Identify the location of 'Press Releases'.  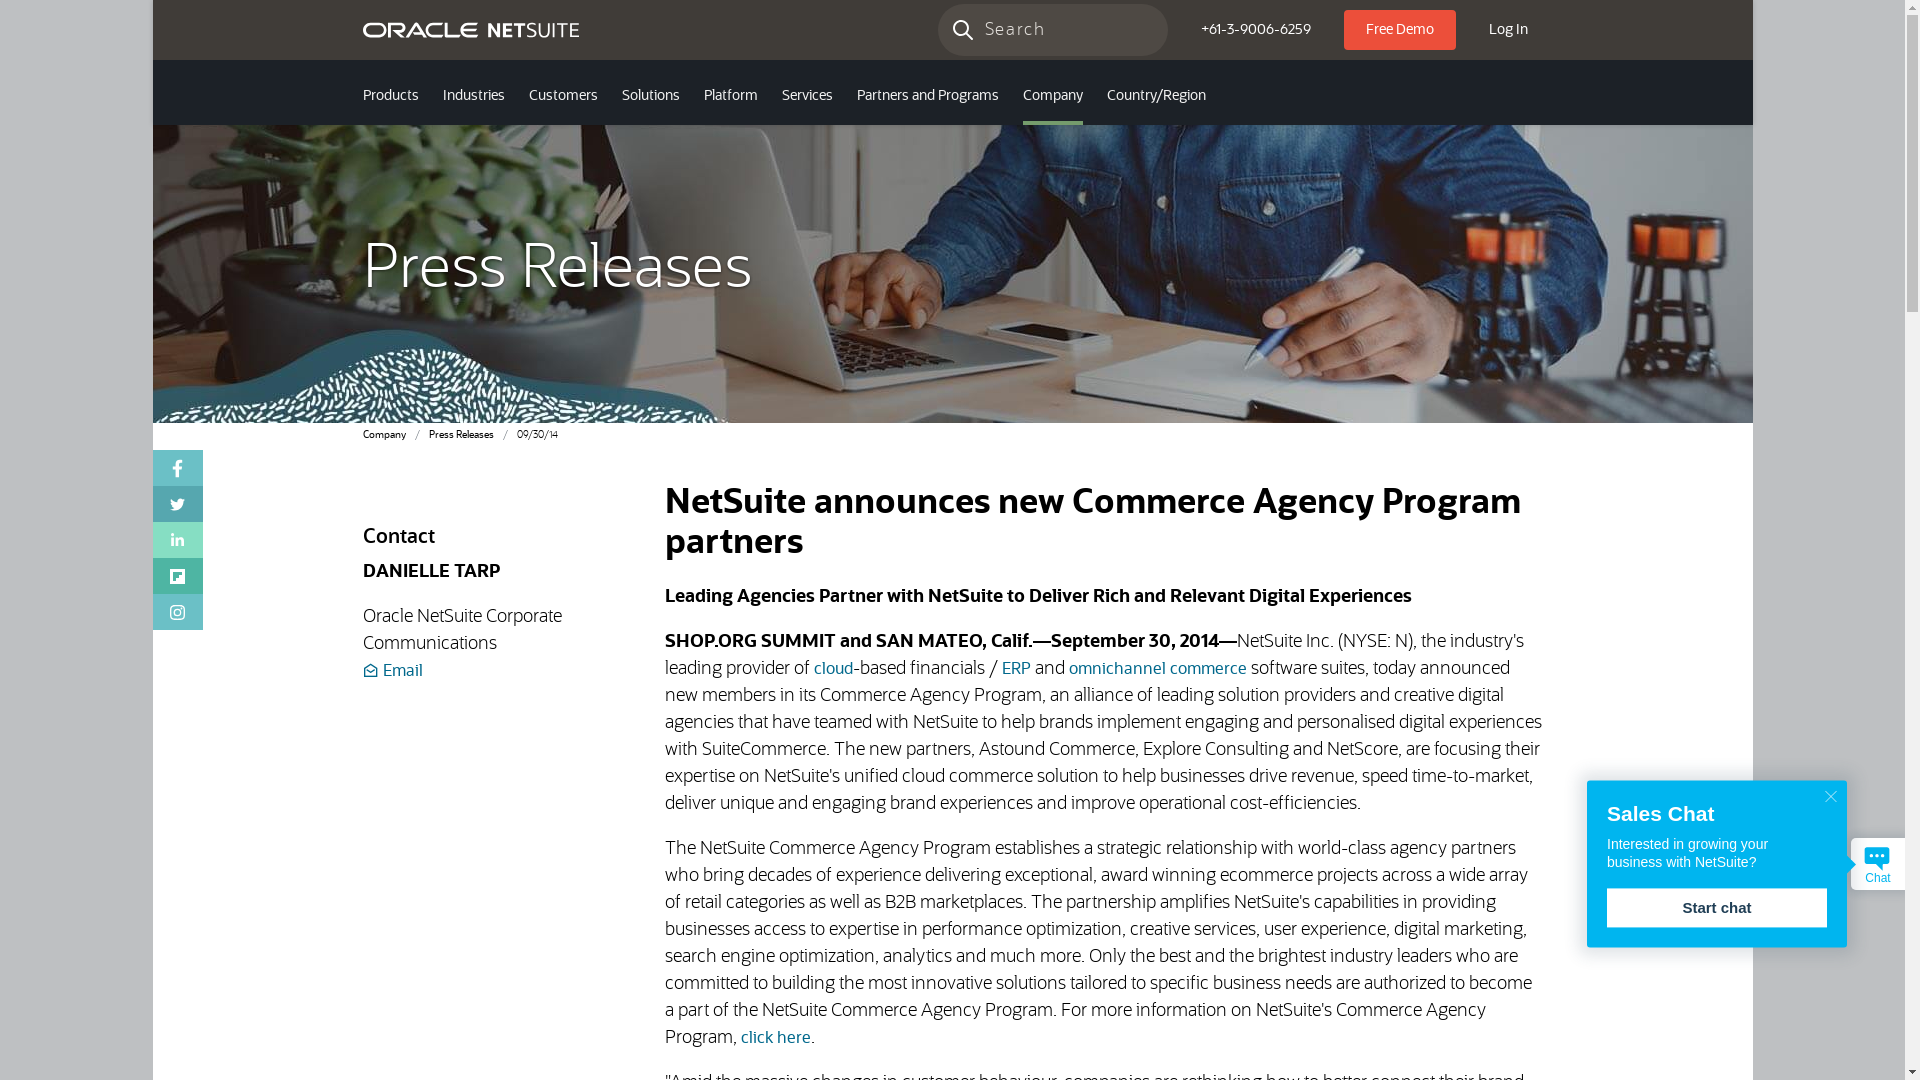
(459, 434).